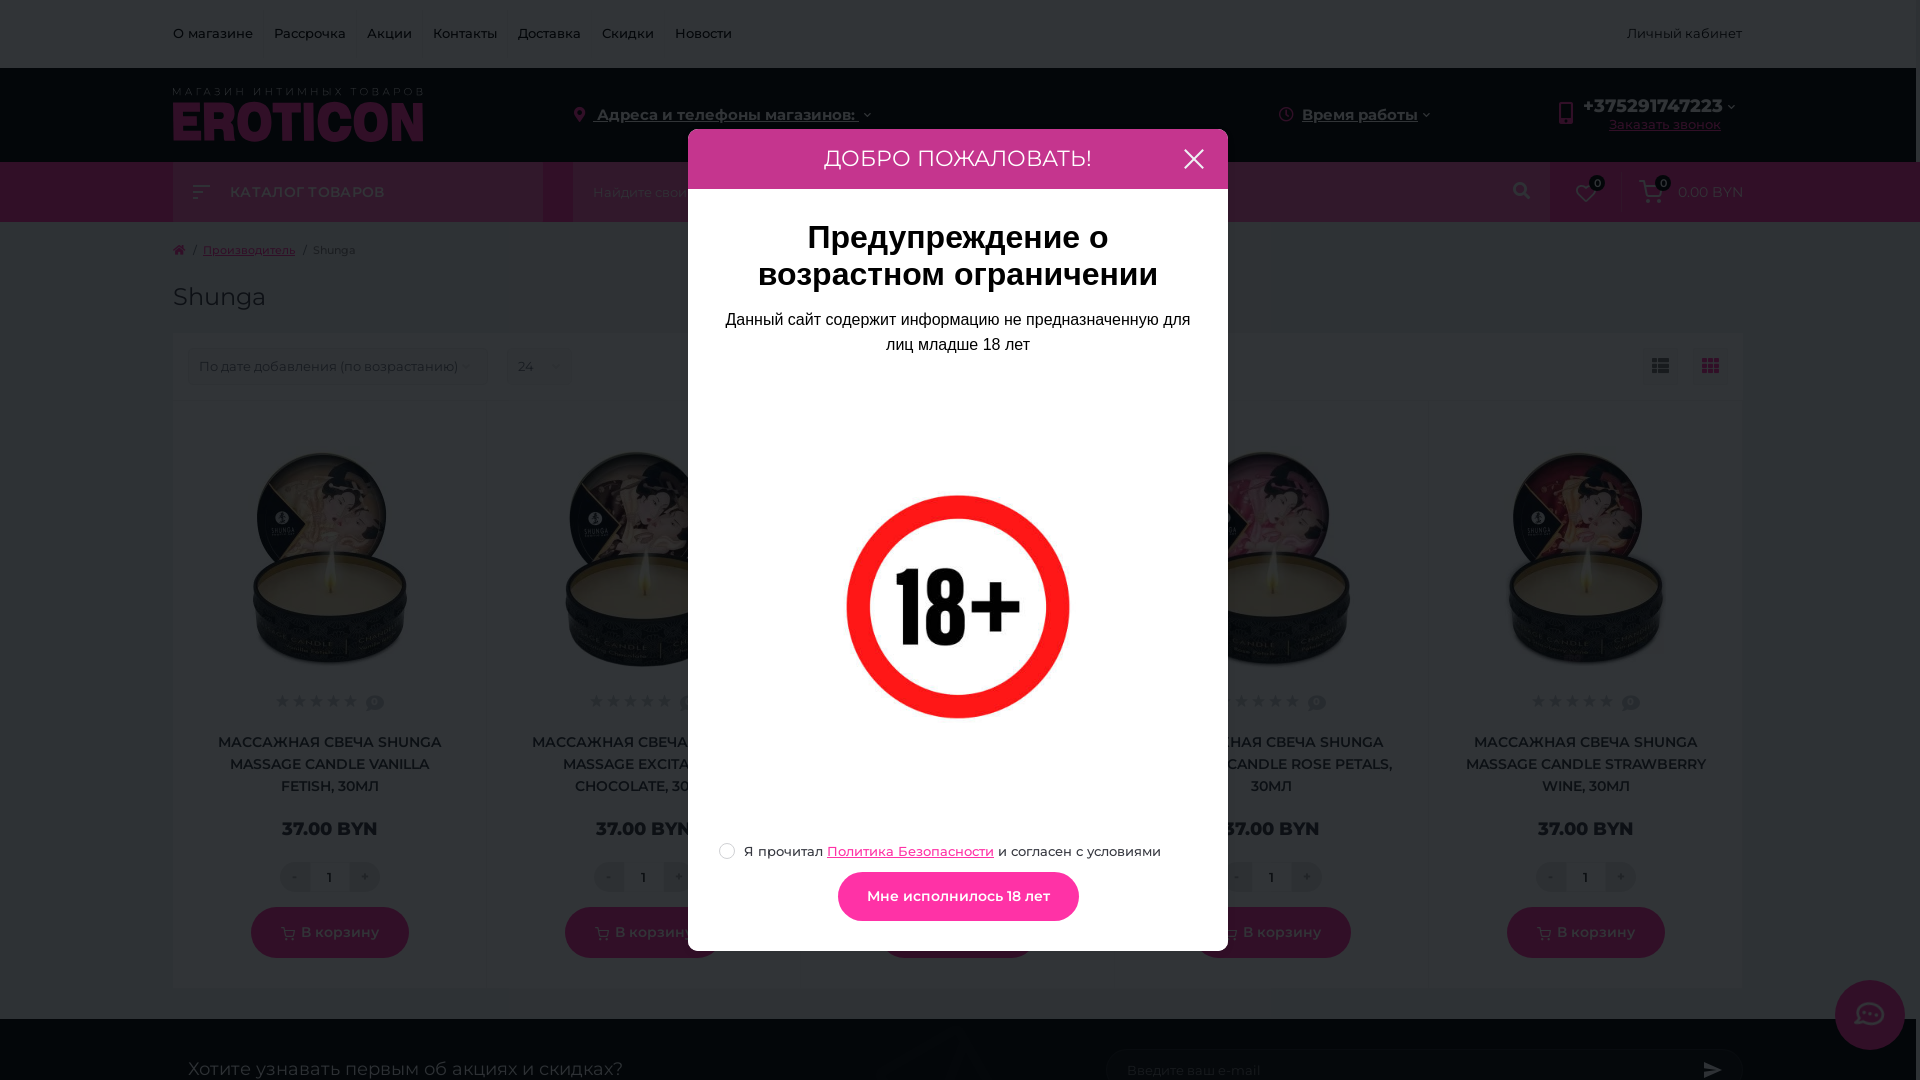 Image resolution: width=1920 pixels, height=1080 pixels. I want to click on '+', so click(993, 875).